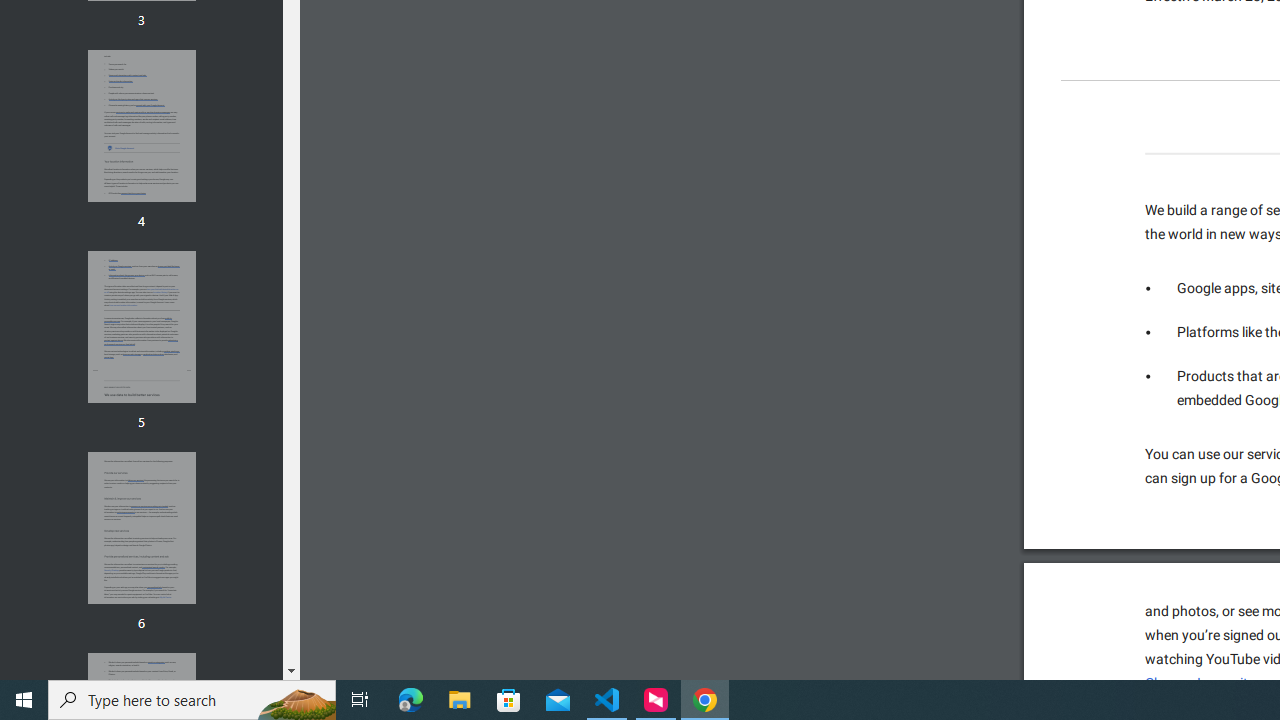 The image size is (1280, 720). What do you see at coordinates (140, 527) in the screenshot?
I see `'Thumbnail for page 6'` at bounding box center [140, 527].